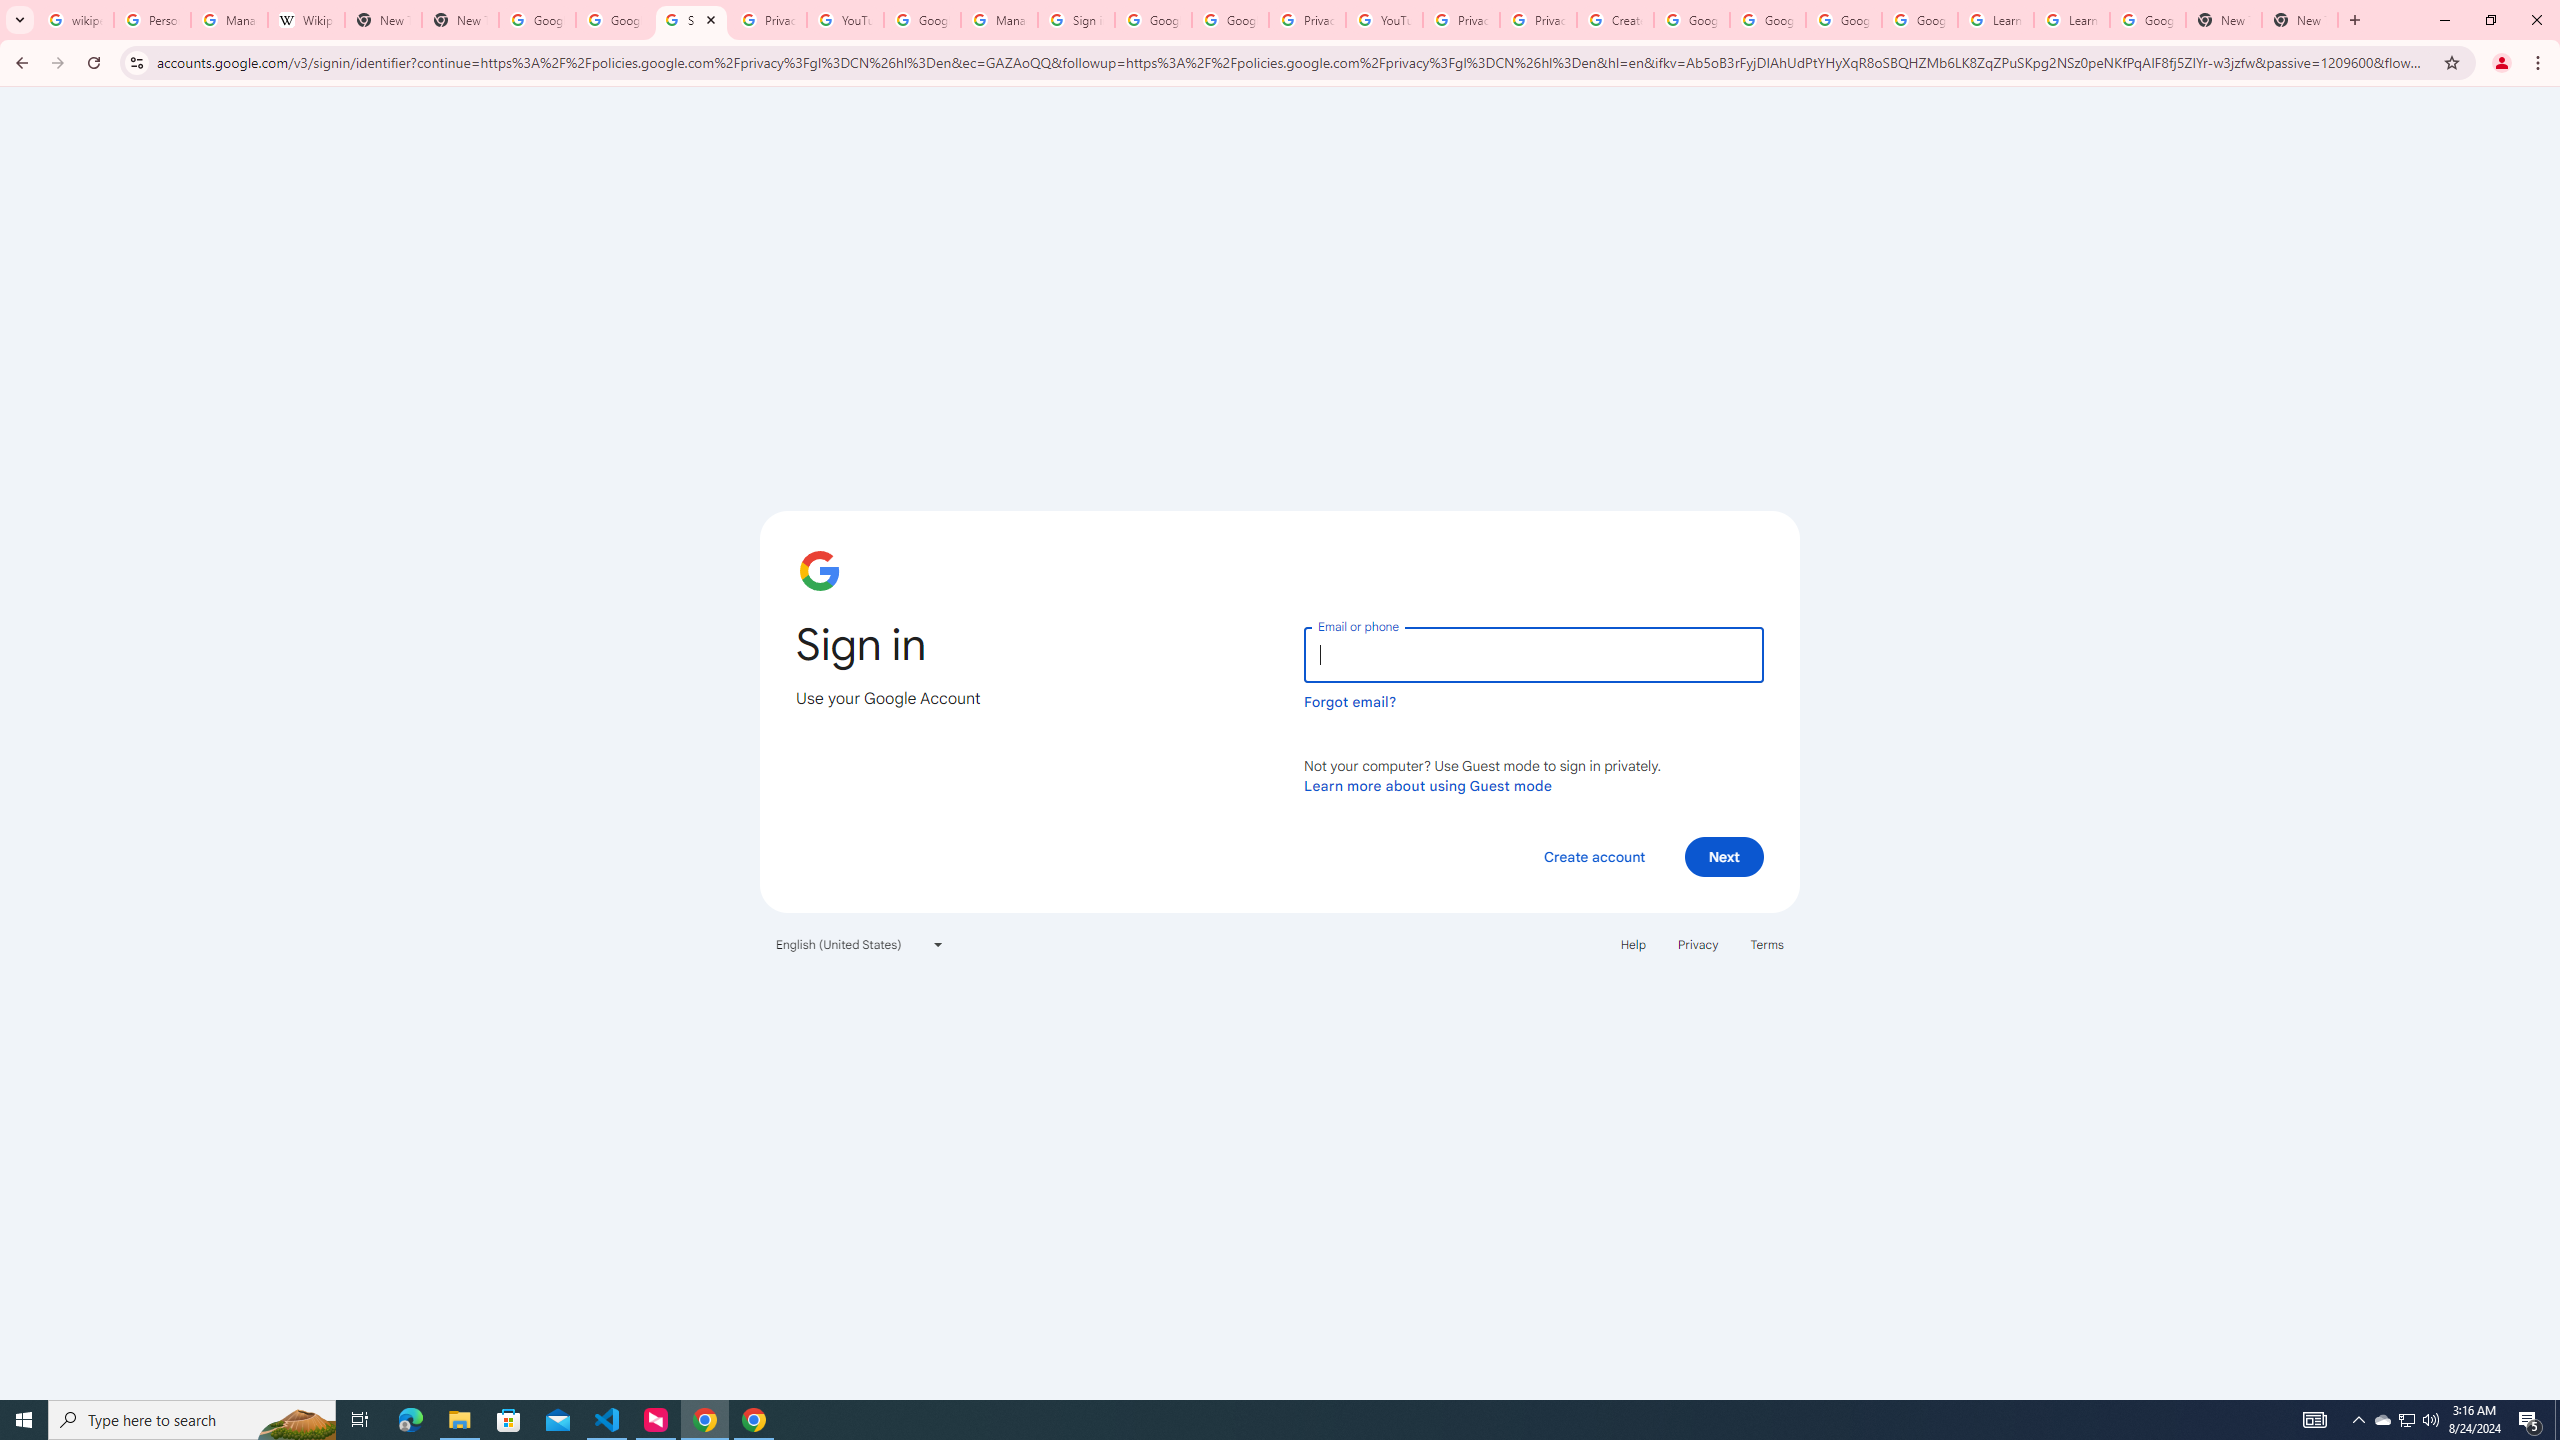 This screenshot has width=2560, height=1440. What do you see at coordinates (228, 19) in the screenshot?
I see `'Manage your Location History - Google Search Help'` at bounding box center [228, 19].